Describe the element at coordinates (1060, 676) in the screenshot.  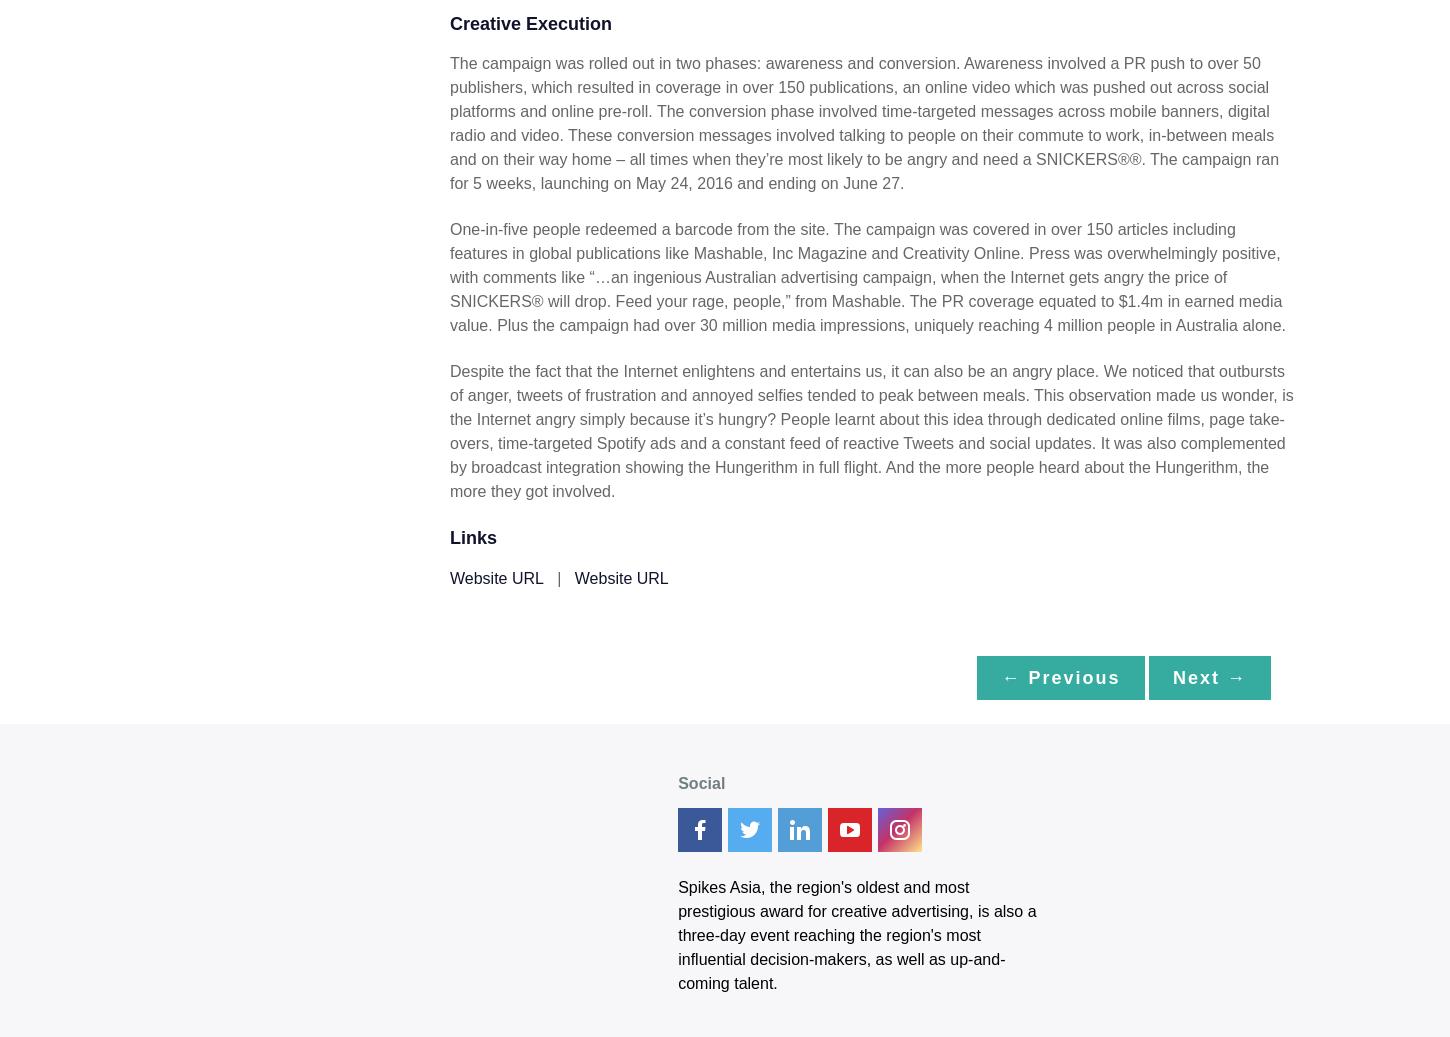
I see `'← Previous'` at that location.